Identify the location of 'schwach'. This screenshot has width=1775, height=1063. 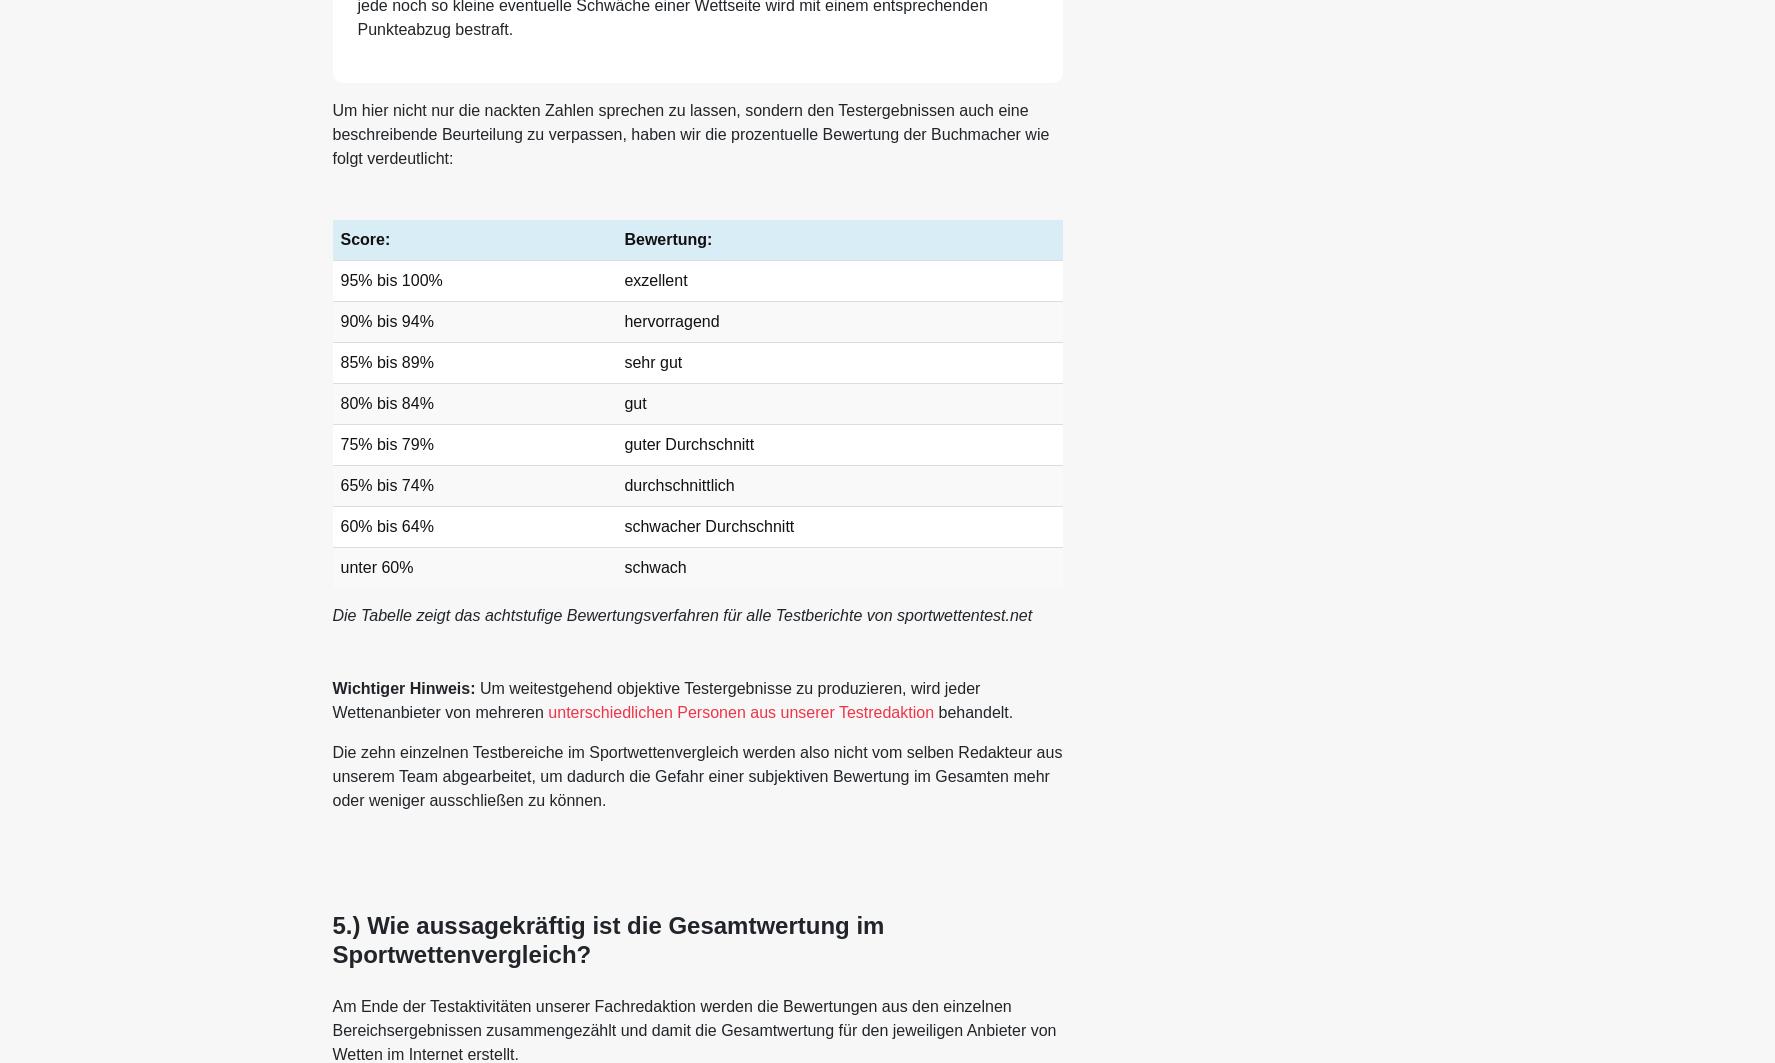
(653, 566).